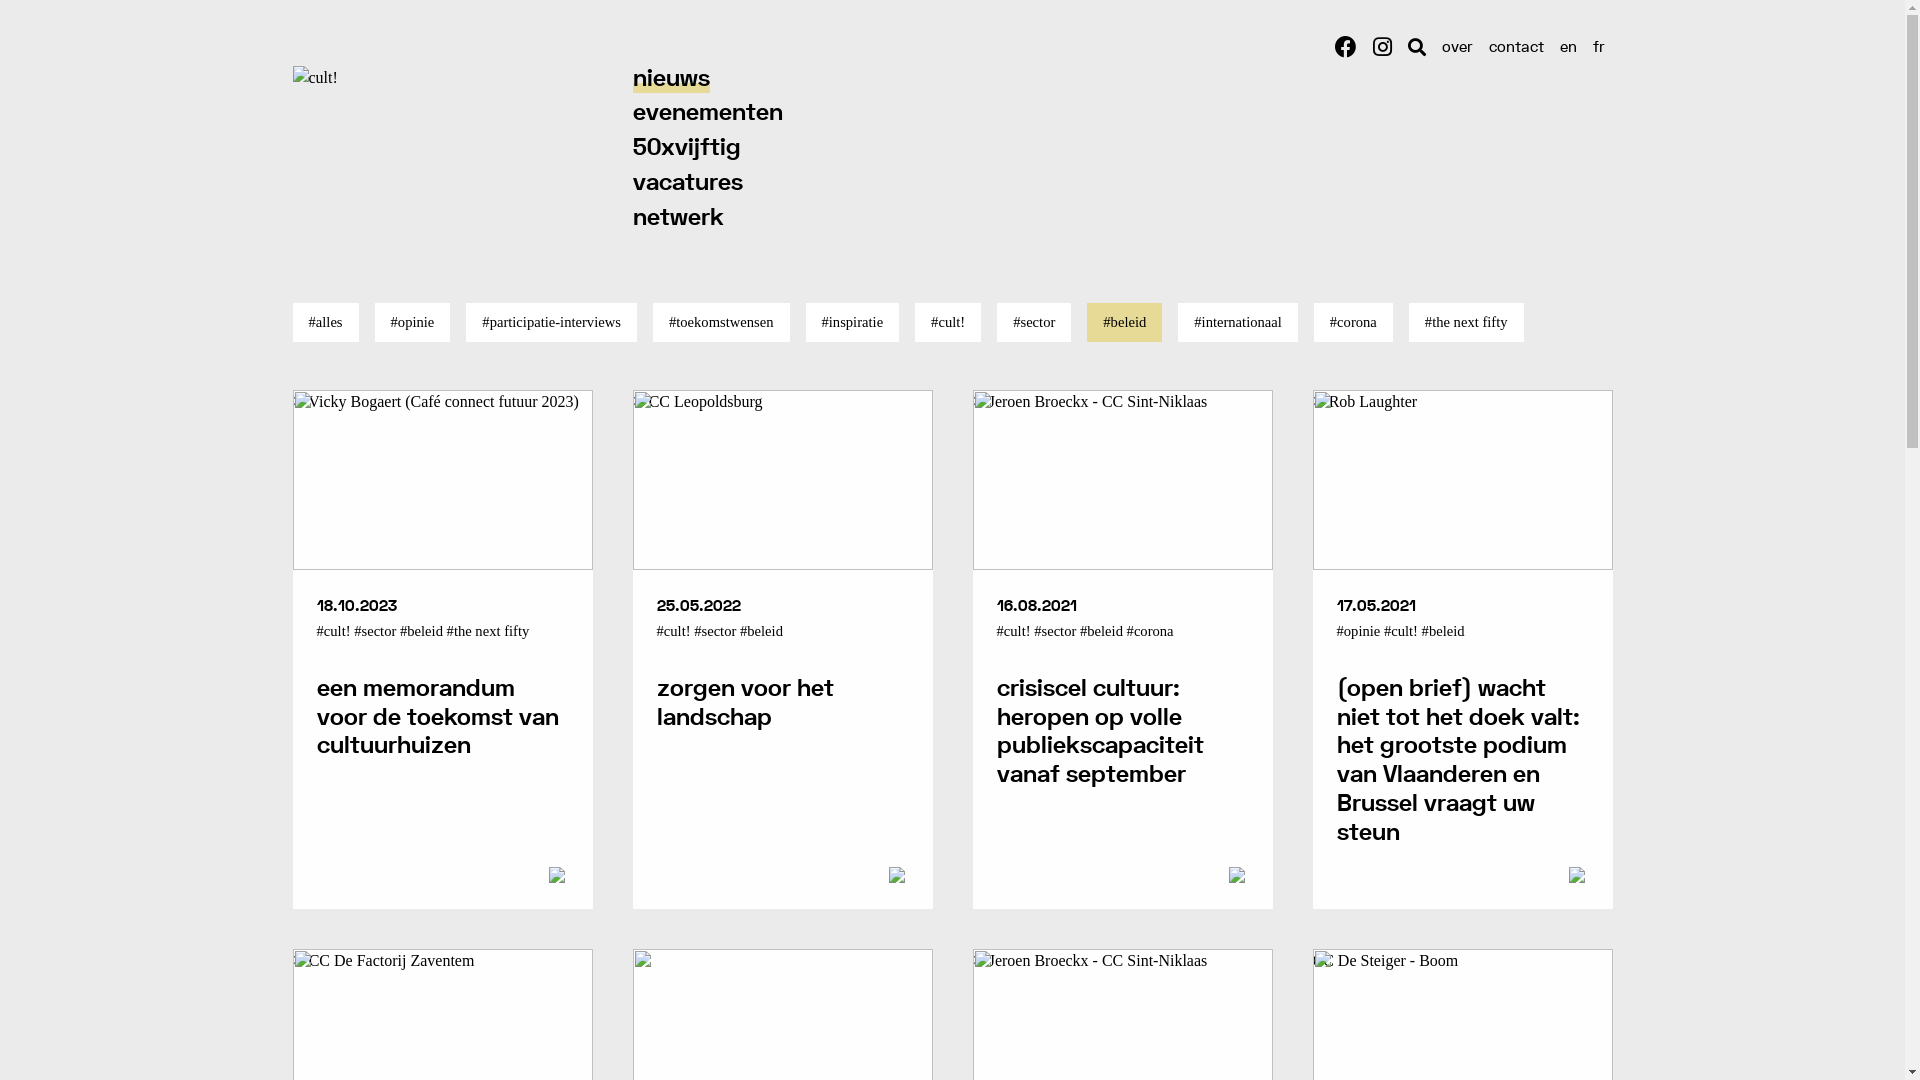 Image resolution: width=1920 pixels, height=1080 pixels. I want to click on 'fr', so click(1597, 47).